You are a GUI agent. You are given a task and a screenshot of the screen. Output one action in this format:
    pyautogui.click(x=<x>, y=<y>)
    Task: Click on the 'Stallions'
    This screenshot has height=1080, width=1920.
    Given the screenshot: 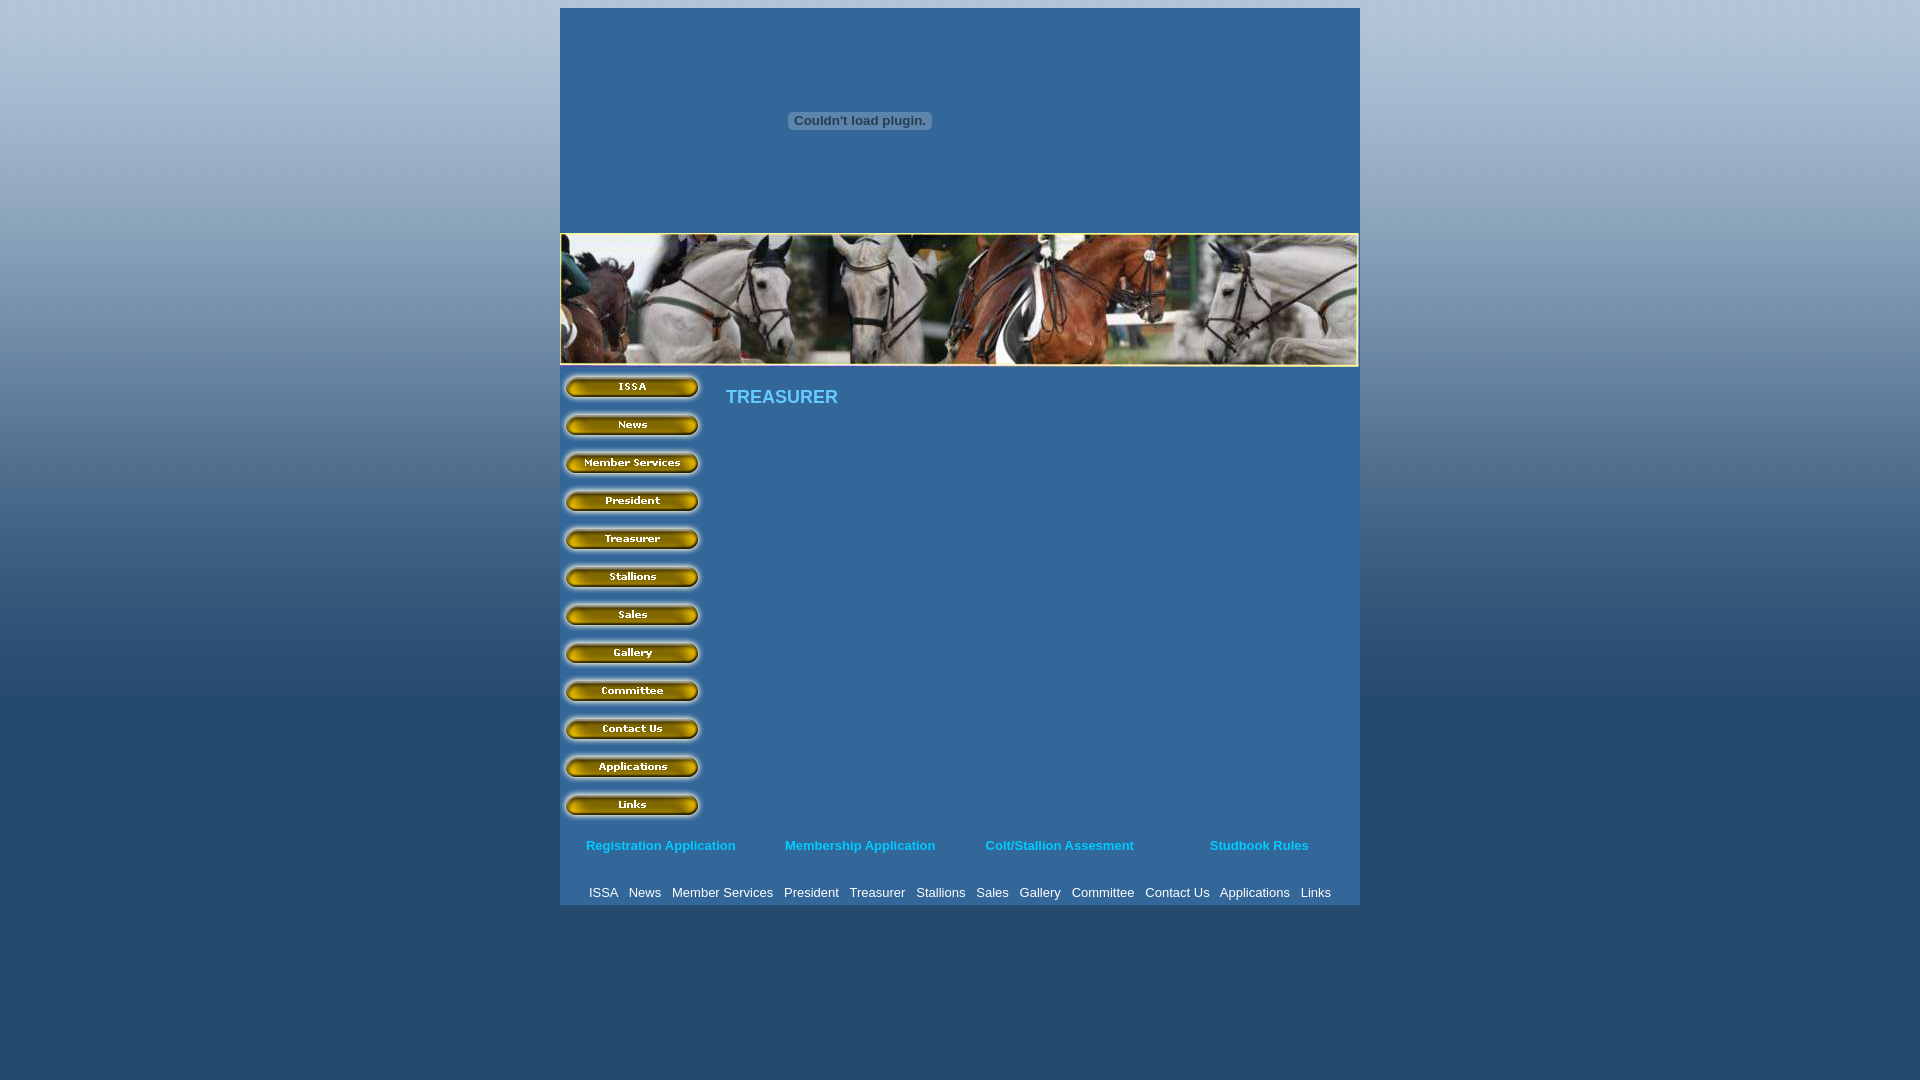 What is the action you would take?
    pyautogui.click(x=939, y=891)
    